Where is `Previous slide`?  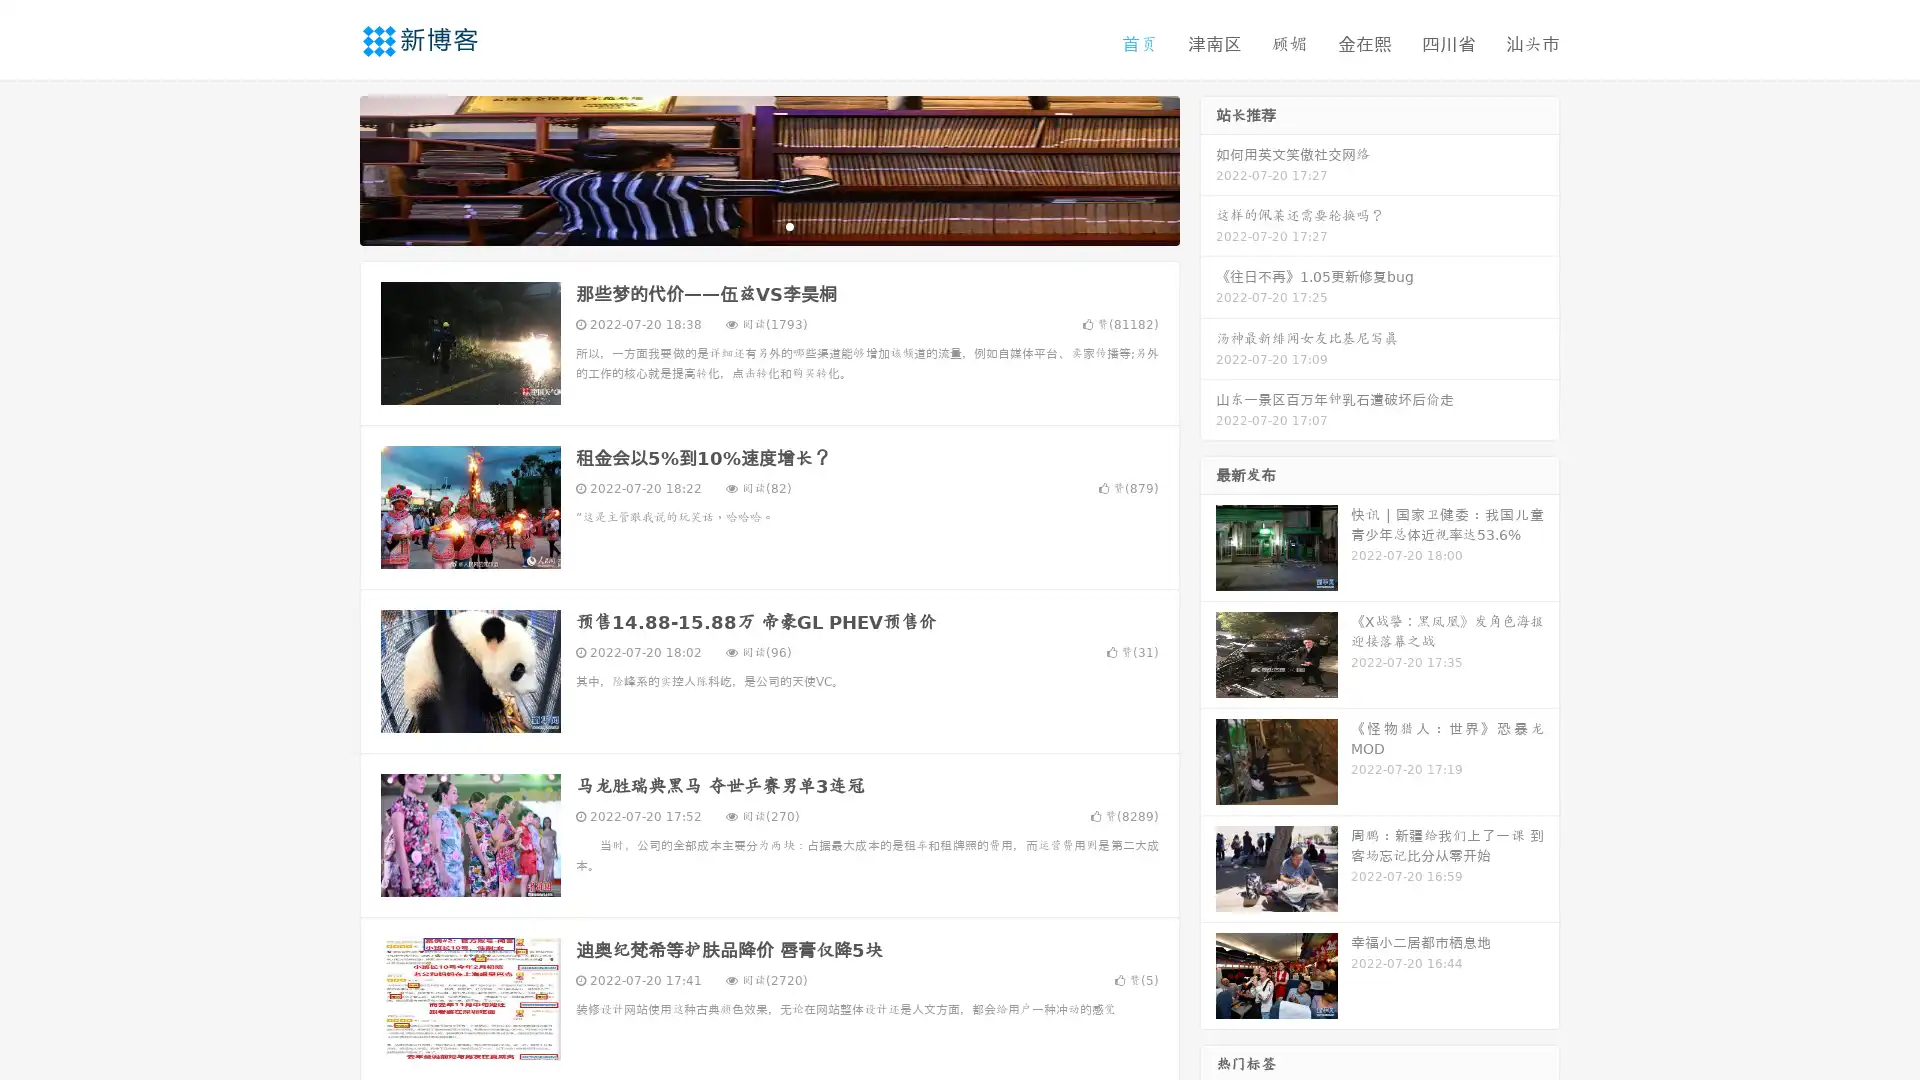
Previous slide is located at coordinates (330, 168).